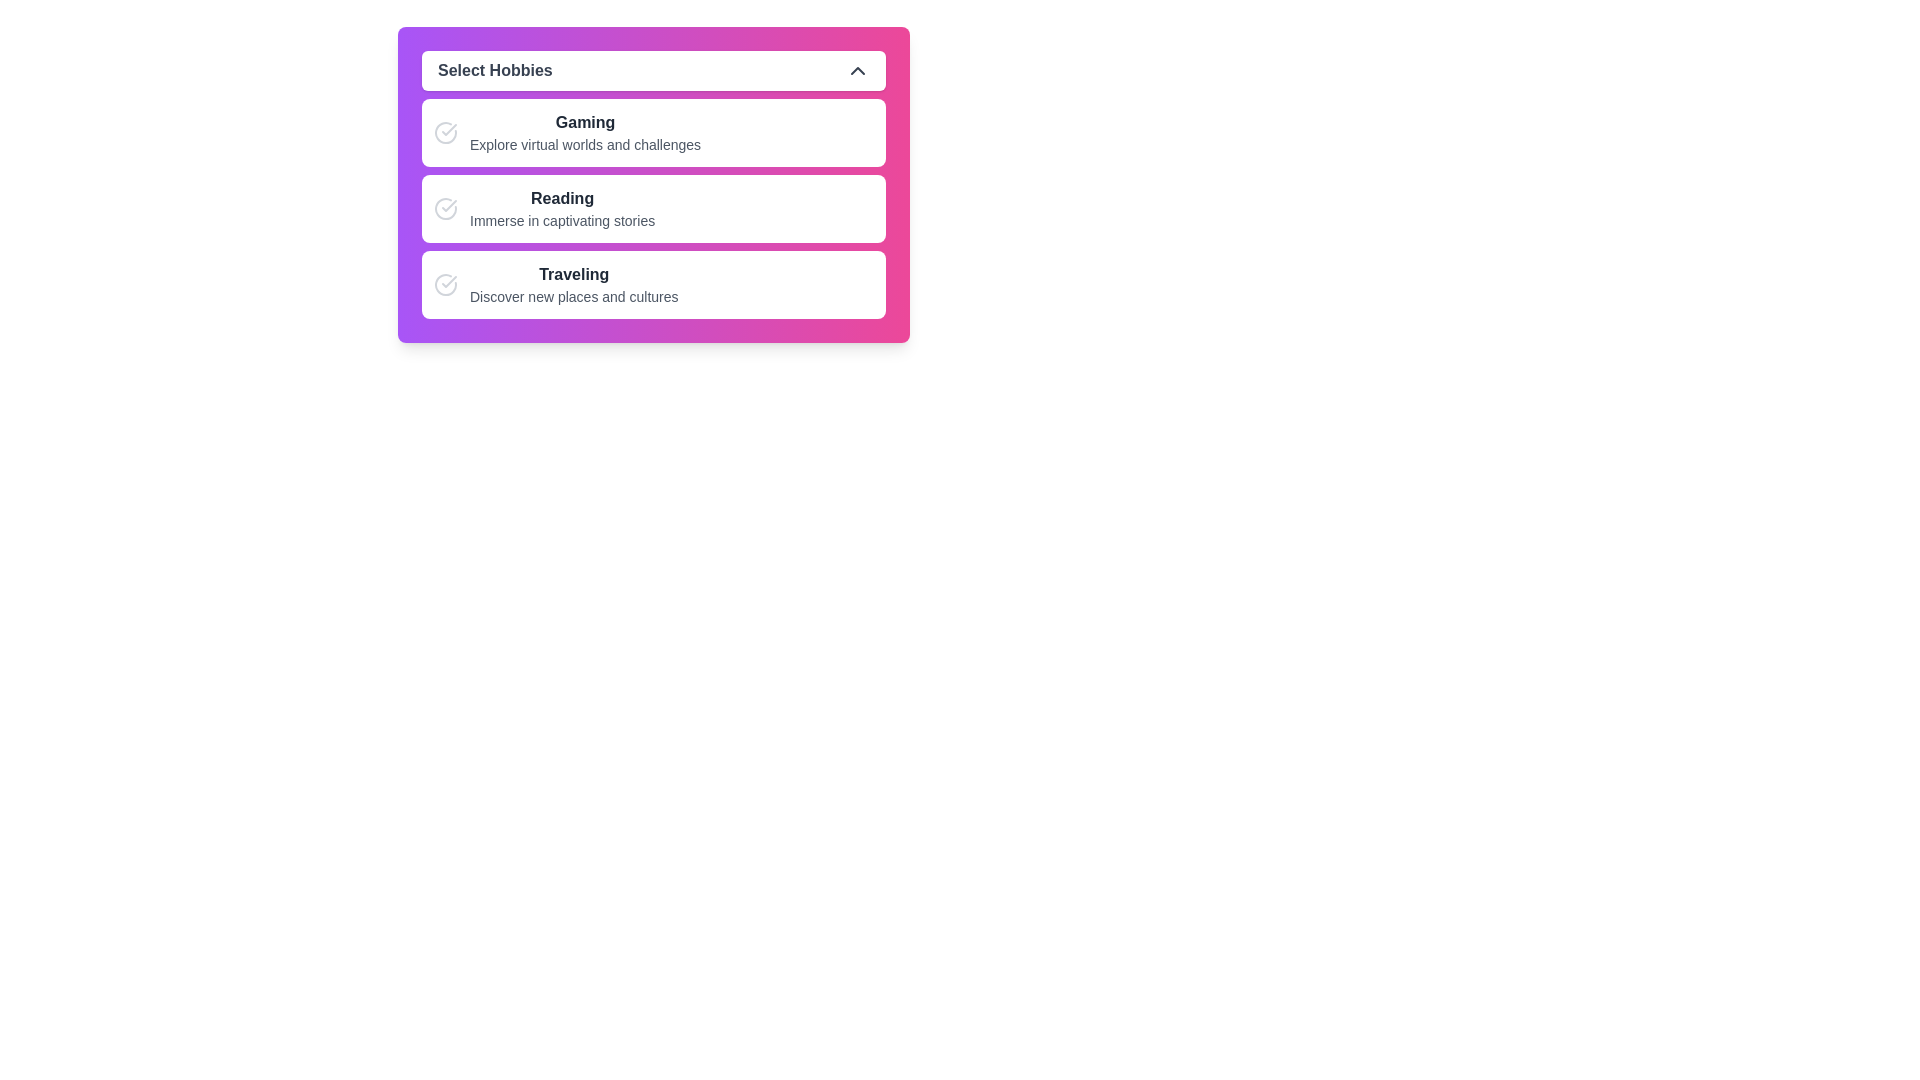 The width and height of the screenshot is (1920, 1080). I want to click on the 'Gaming' text block, which is the first option in the vertical list below 'Select Hobbies', featuring a bold title and descriptive text, so click(584, 132).